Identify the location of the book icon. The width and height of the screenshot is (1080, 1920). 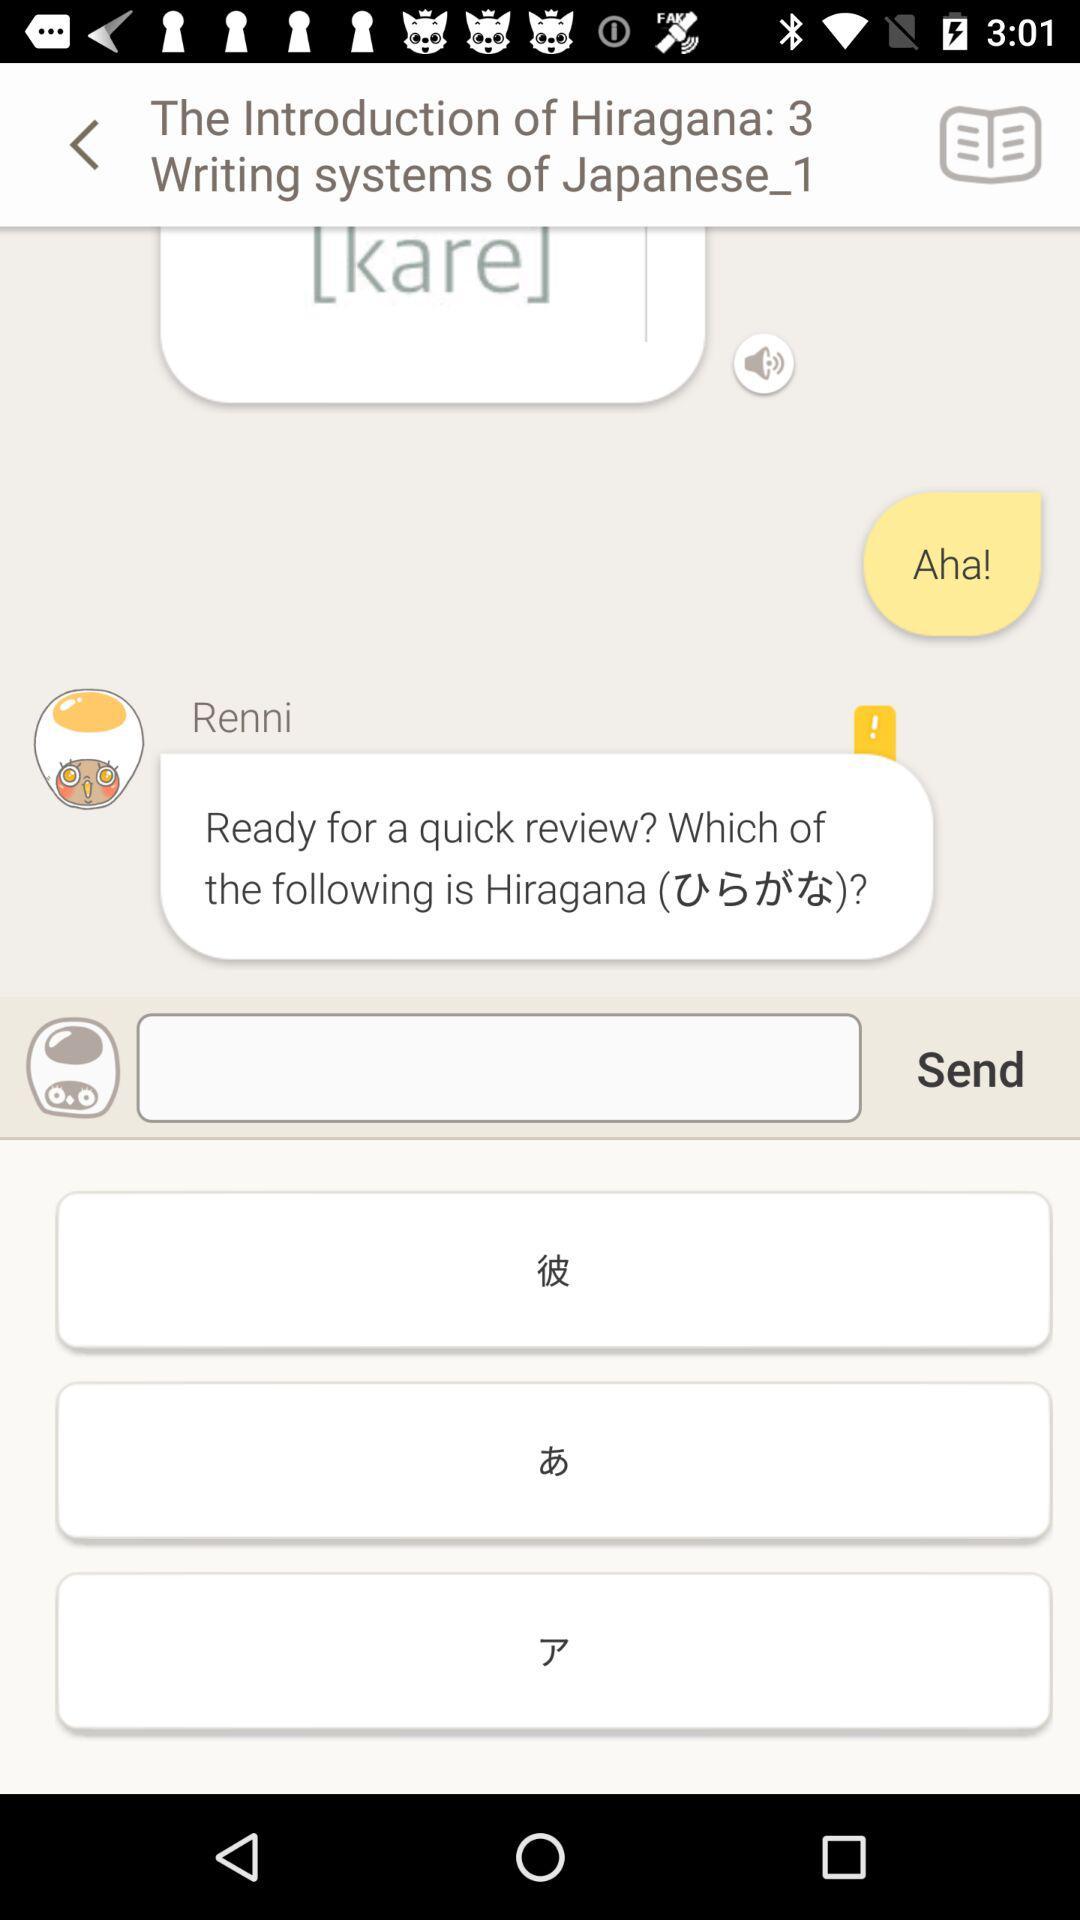
(991, 143).